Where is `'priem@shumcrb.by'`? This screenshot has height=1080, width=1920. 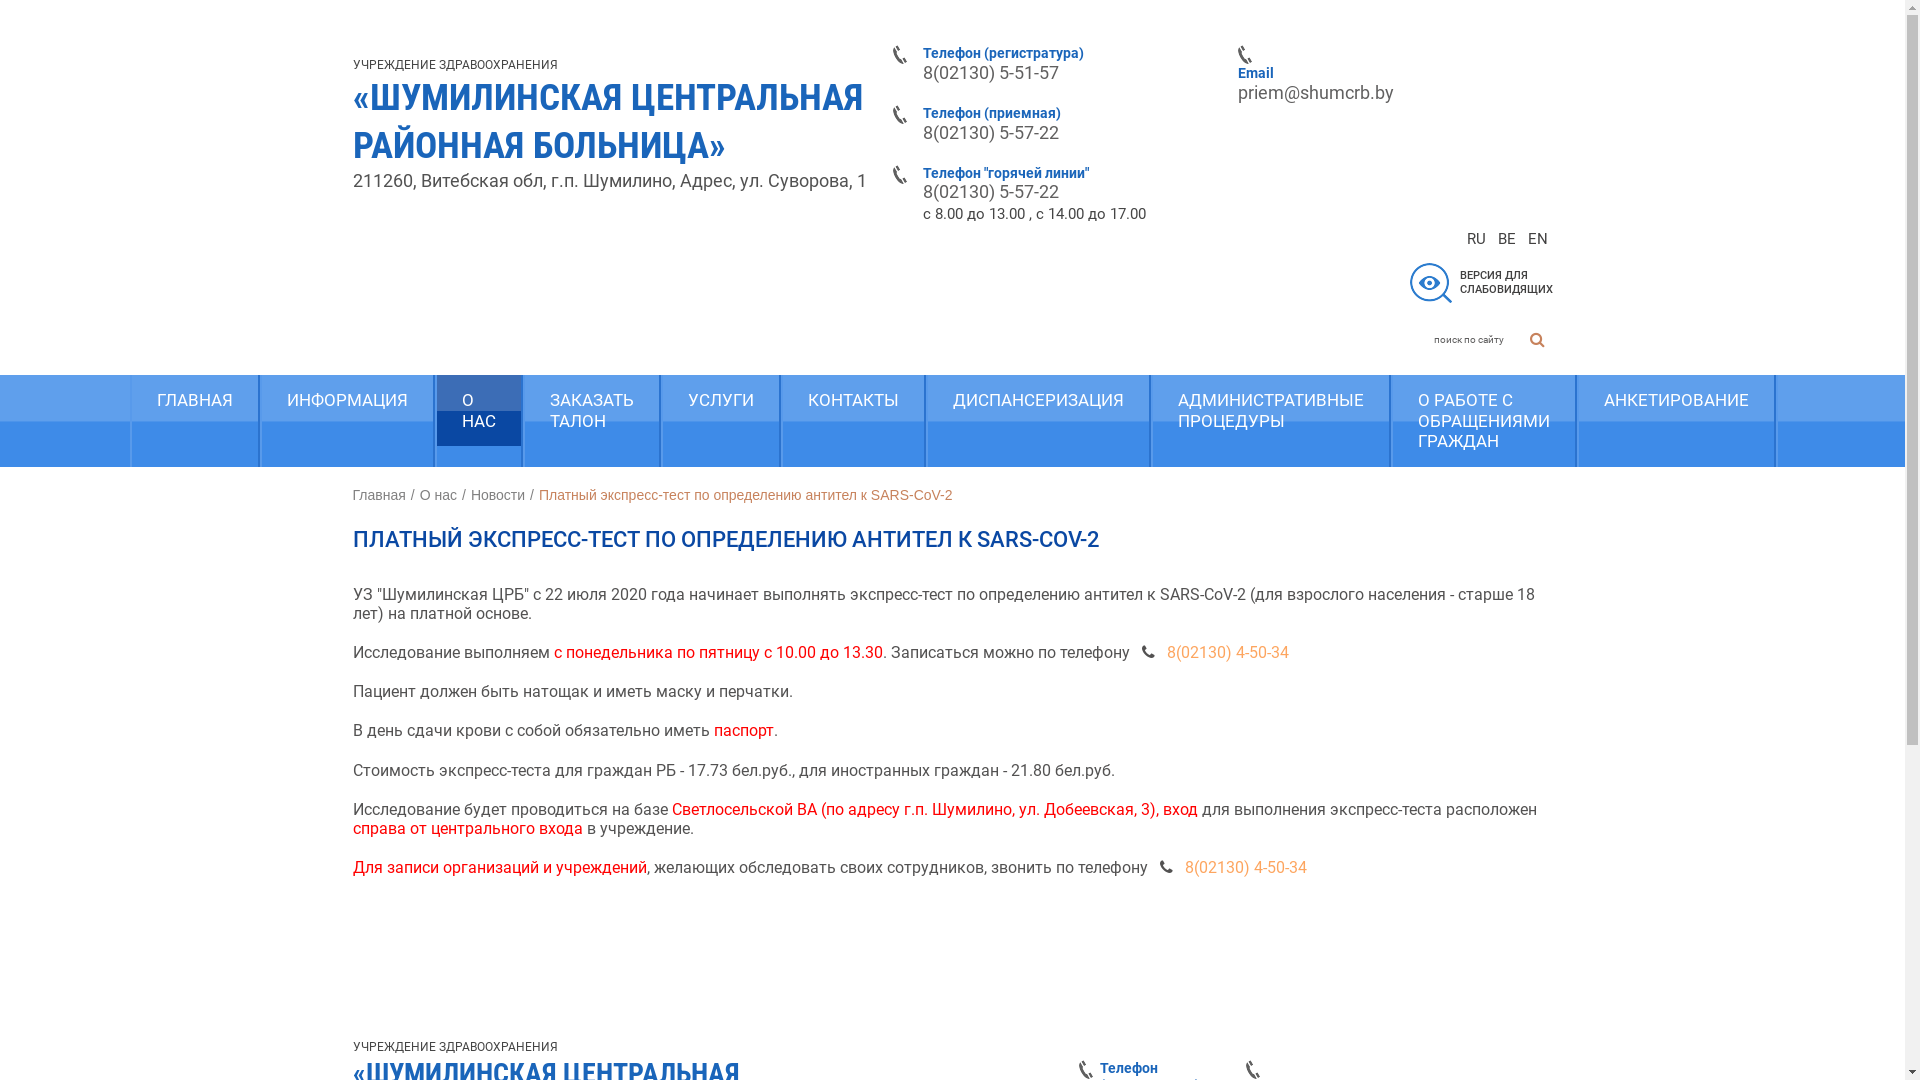
'priem@shumcrb.by' is located at coordinates (1315, 92).